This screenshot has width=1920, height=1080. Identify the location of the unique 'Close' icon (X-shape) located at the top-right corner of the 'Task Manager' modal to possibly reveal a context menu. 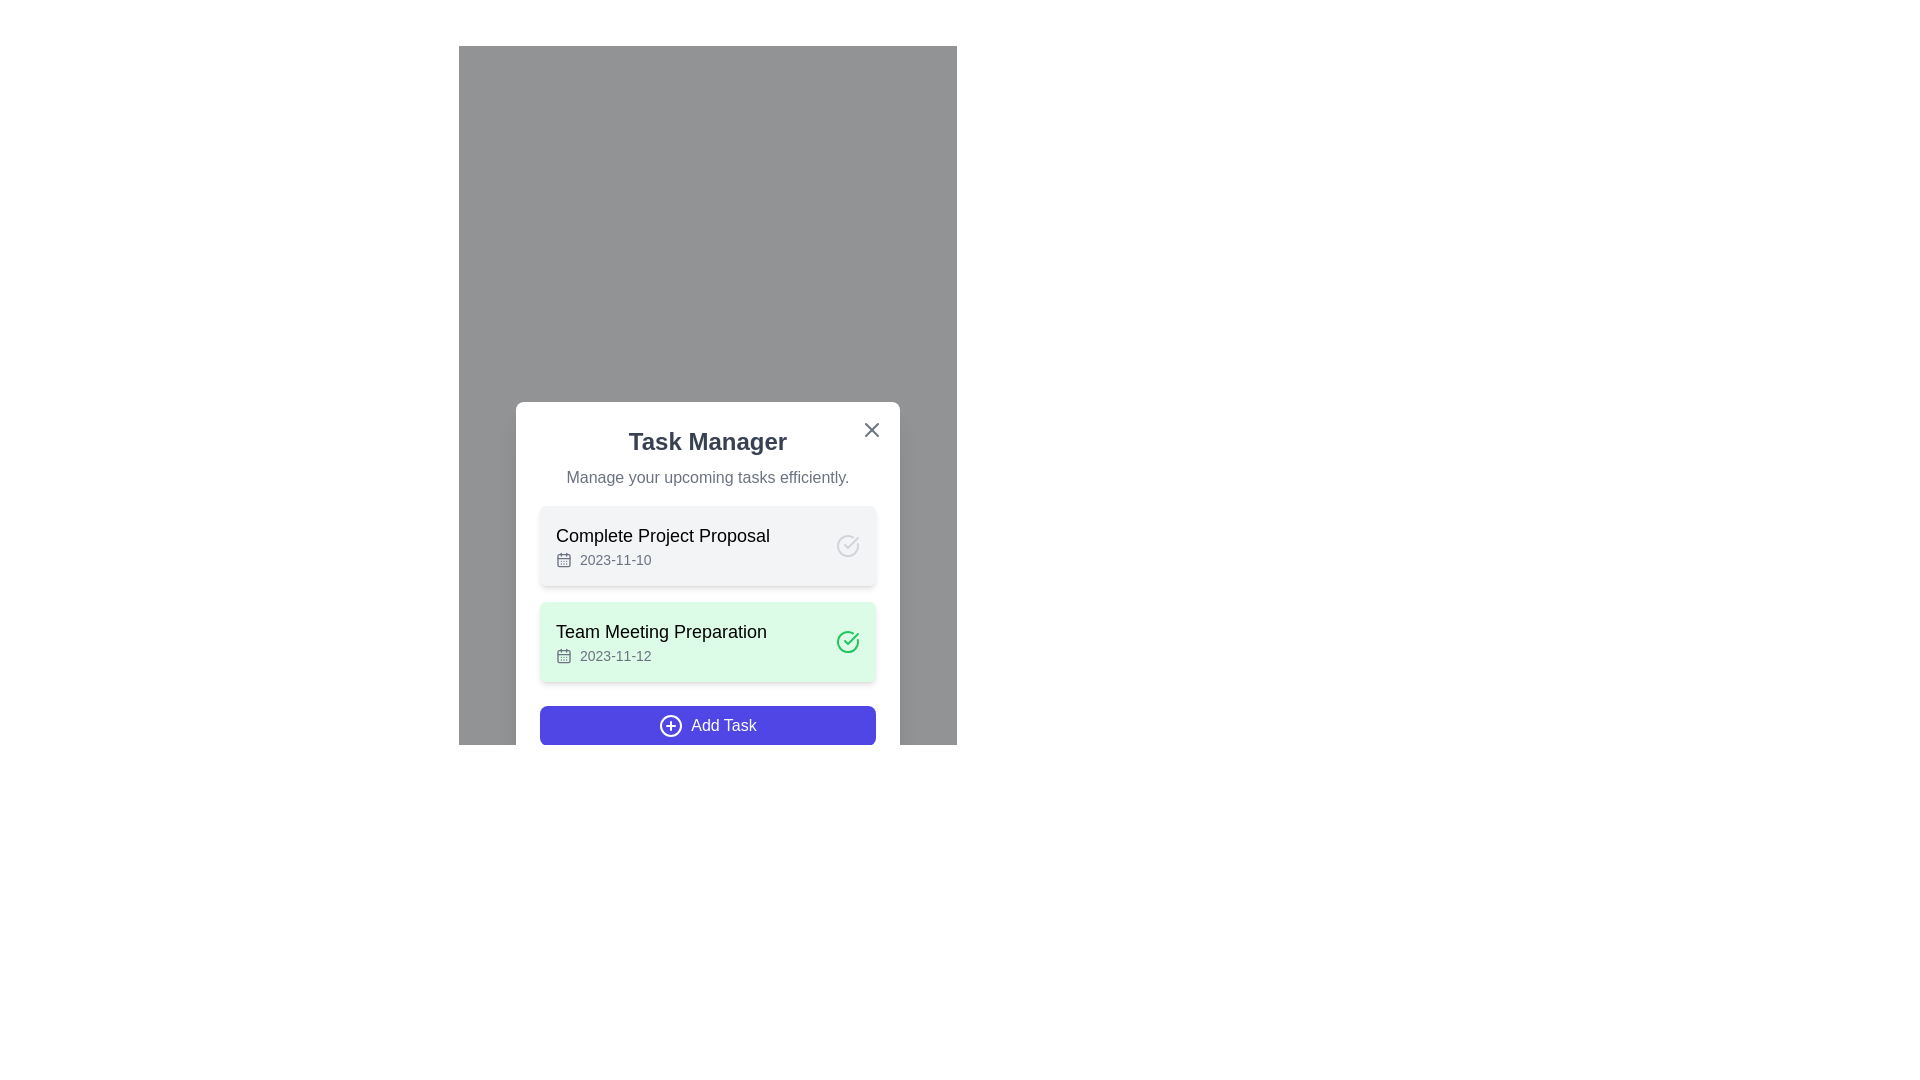
(872, 428).